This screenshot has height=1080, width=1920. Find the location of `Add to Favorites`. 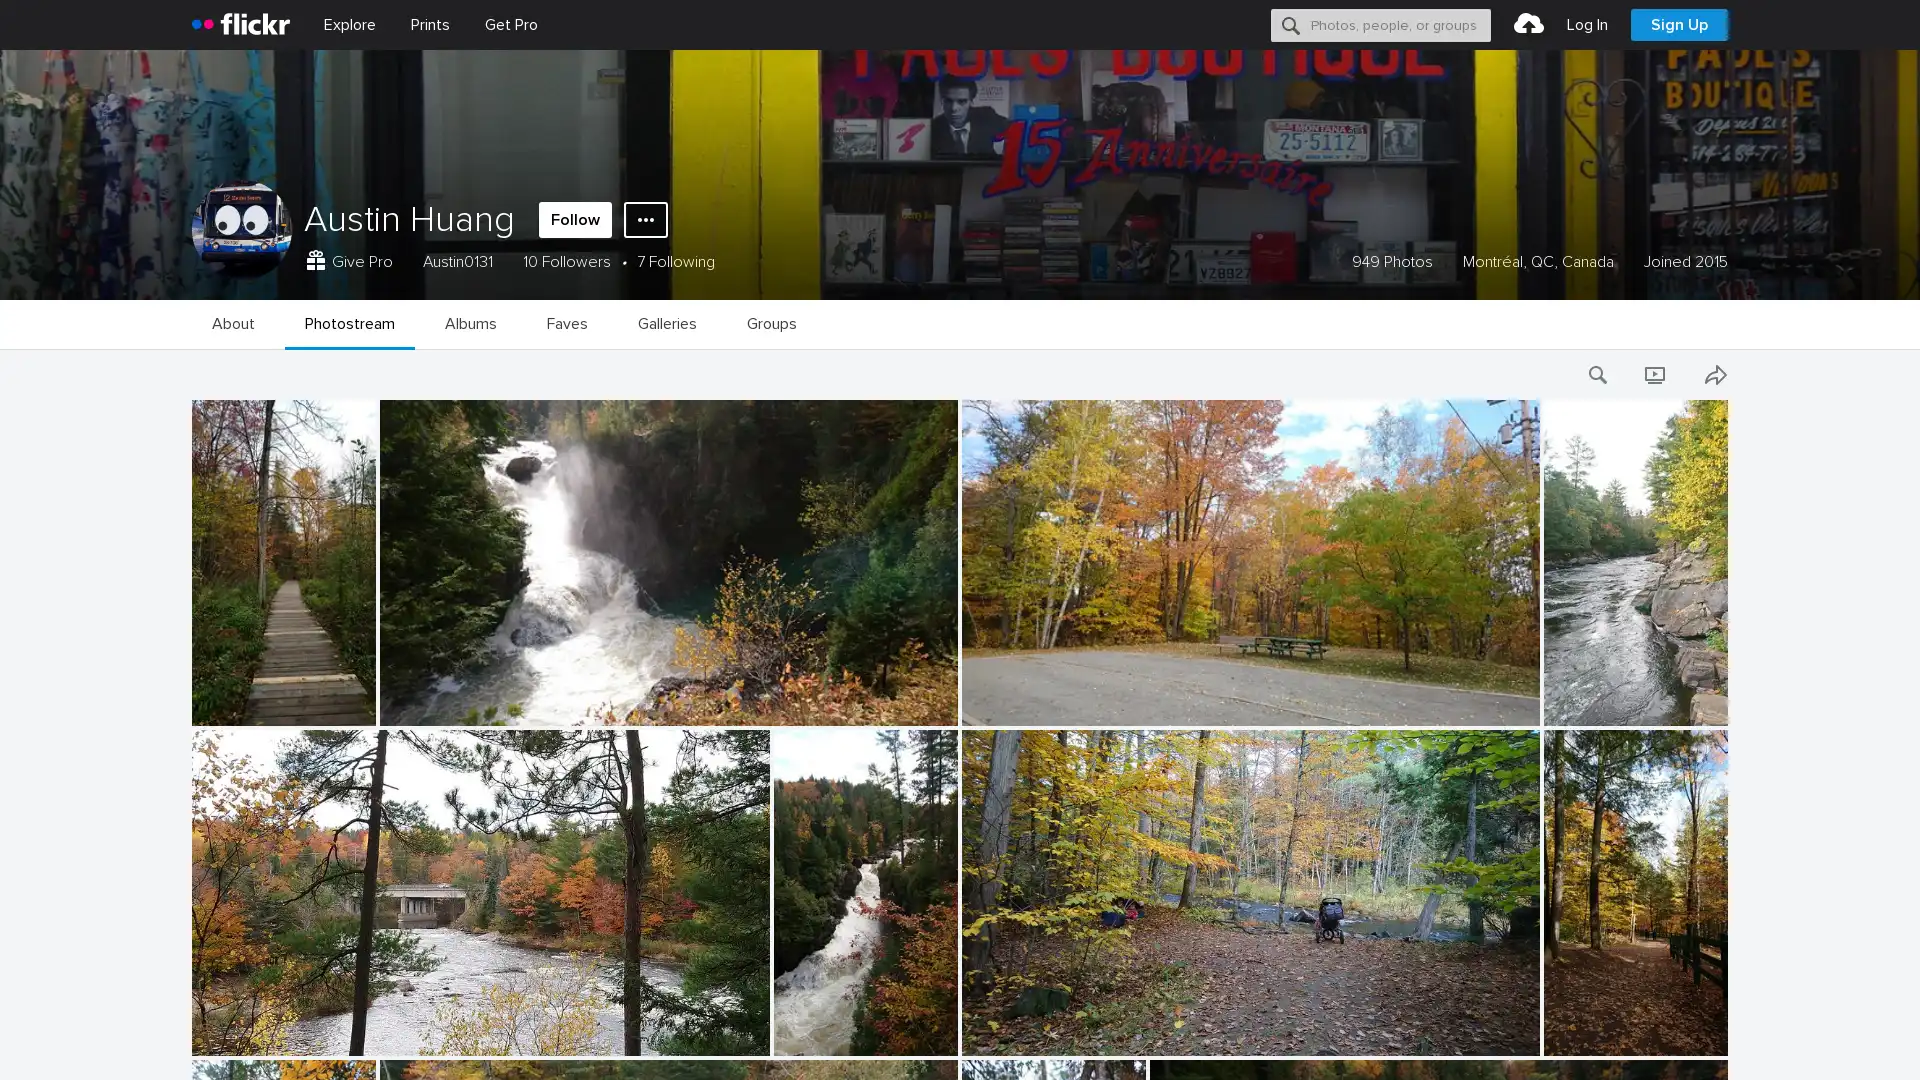

Add to Favorites is located at coordinates (192, 1034).